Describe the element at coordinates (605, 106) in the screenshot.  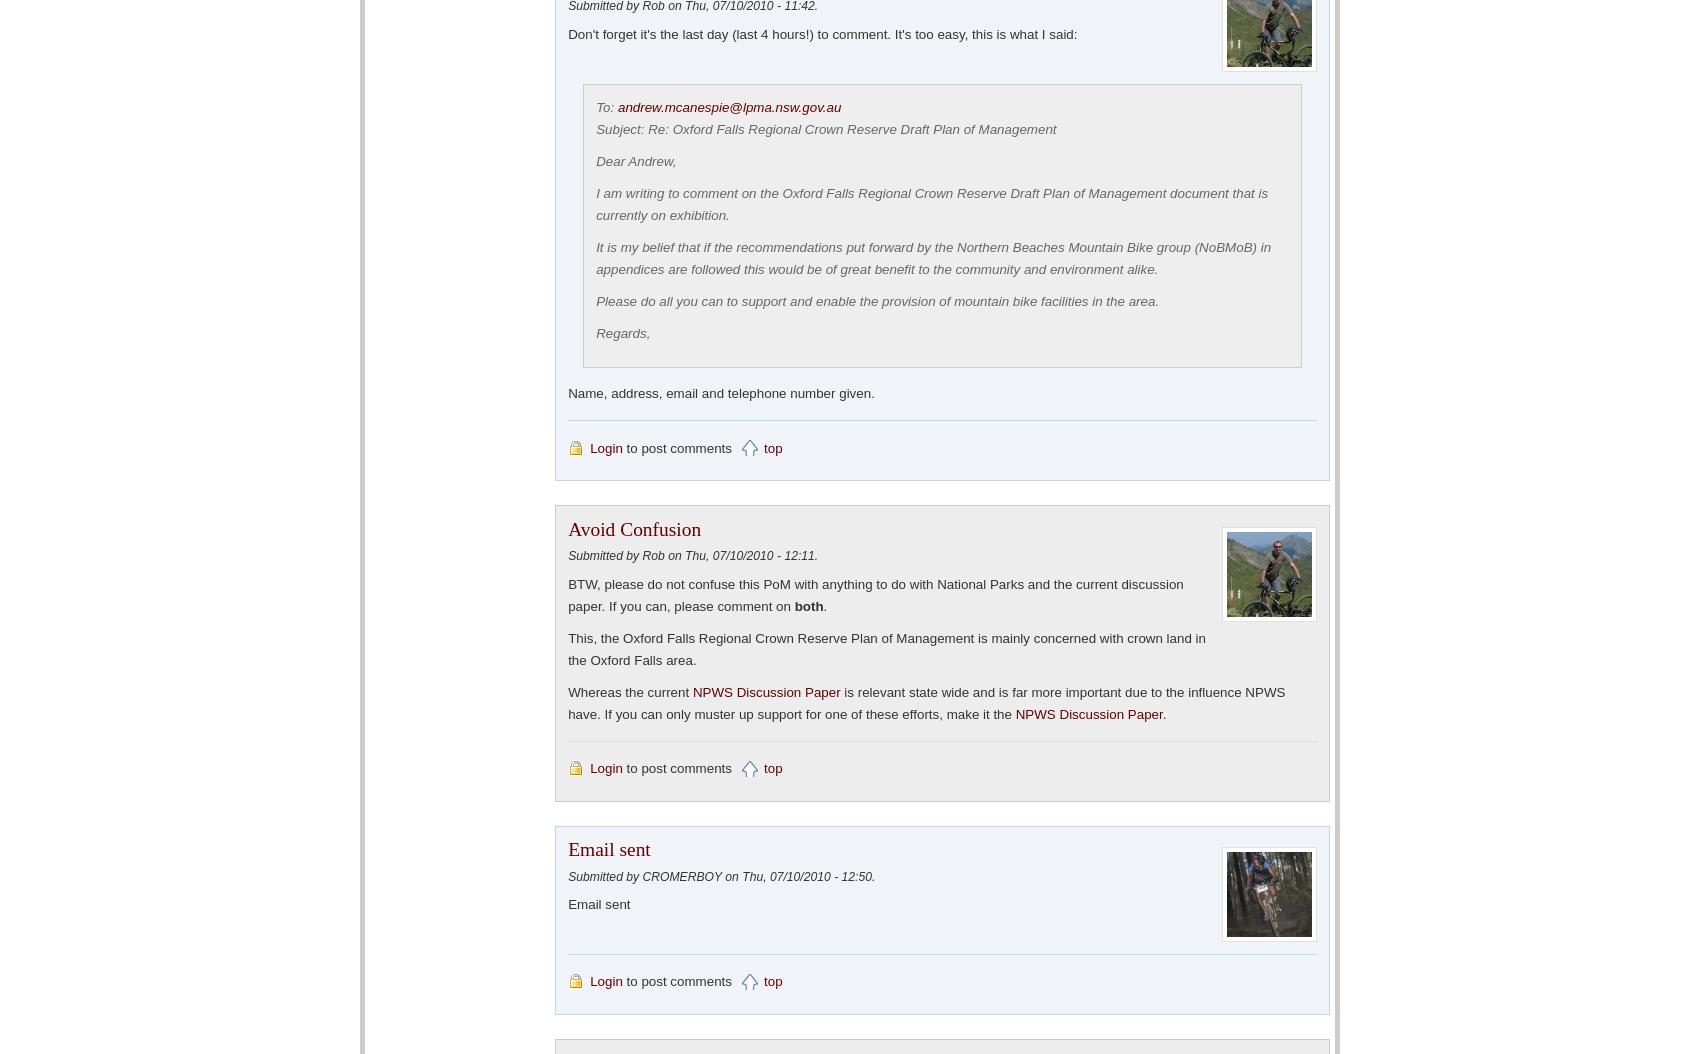
I see `'To:'` at that location.